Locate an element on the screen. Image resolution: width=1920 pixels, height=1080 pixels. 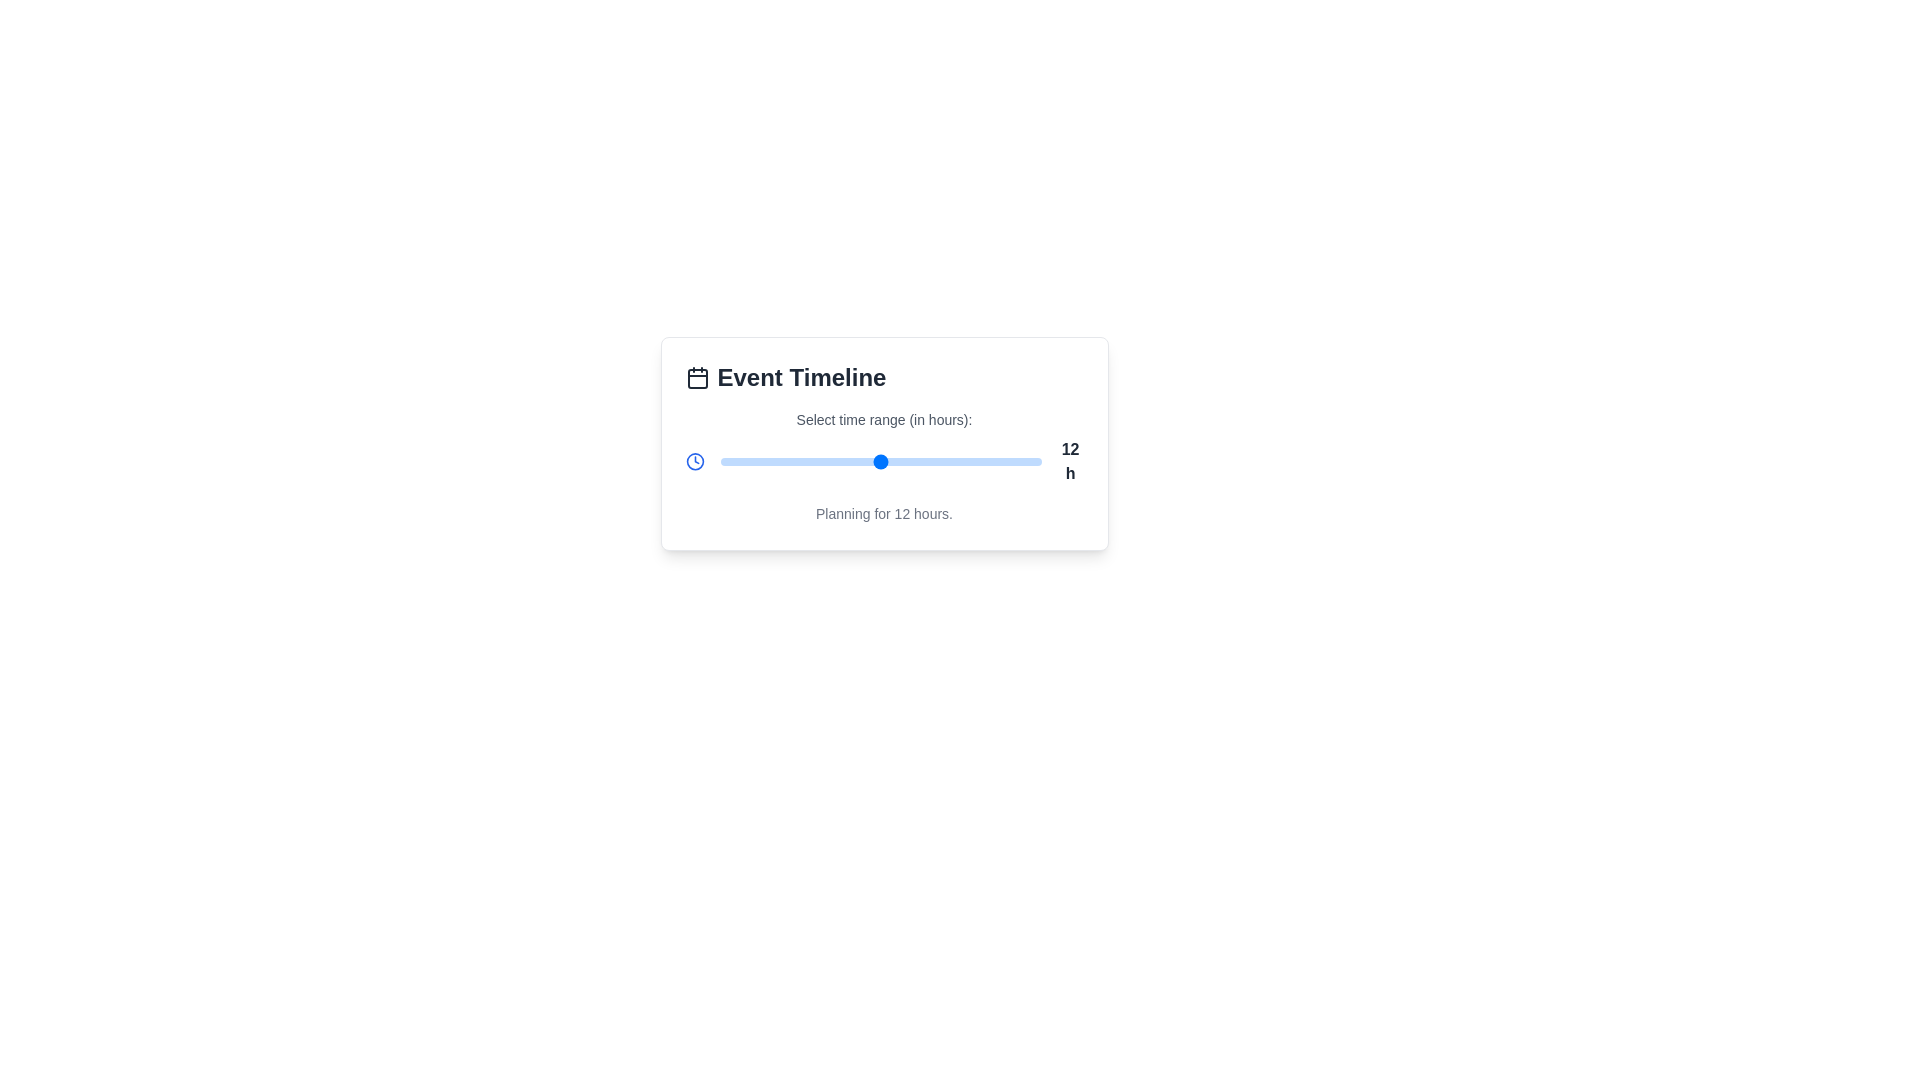
the time range is located at coordinates (827, 462).